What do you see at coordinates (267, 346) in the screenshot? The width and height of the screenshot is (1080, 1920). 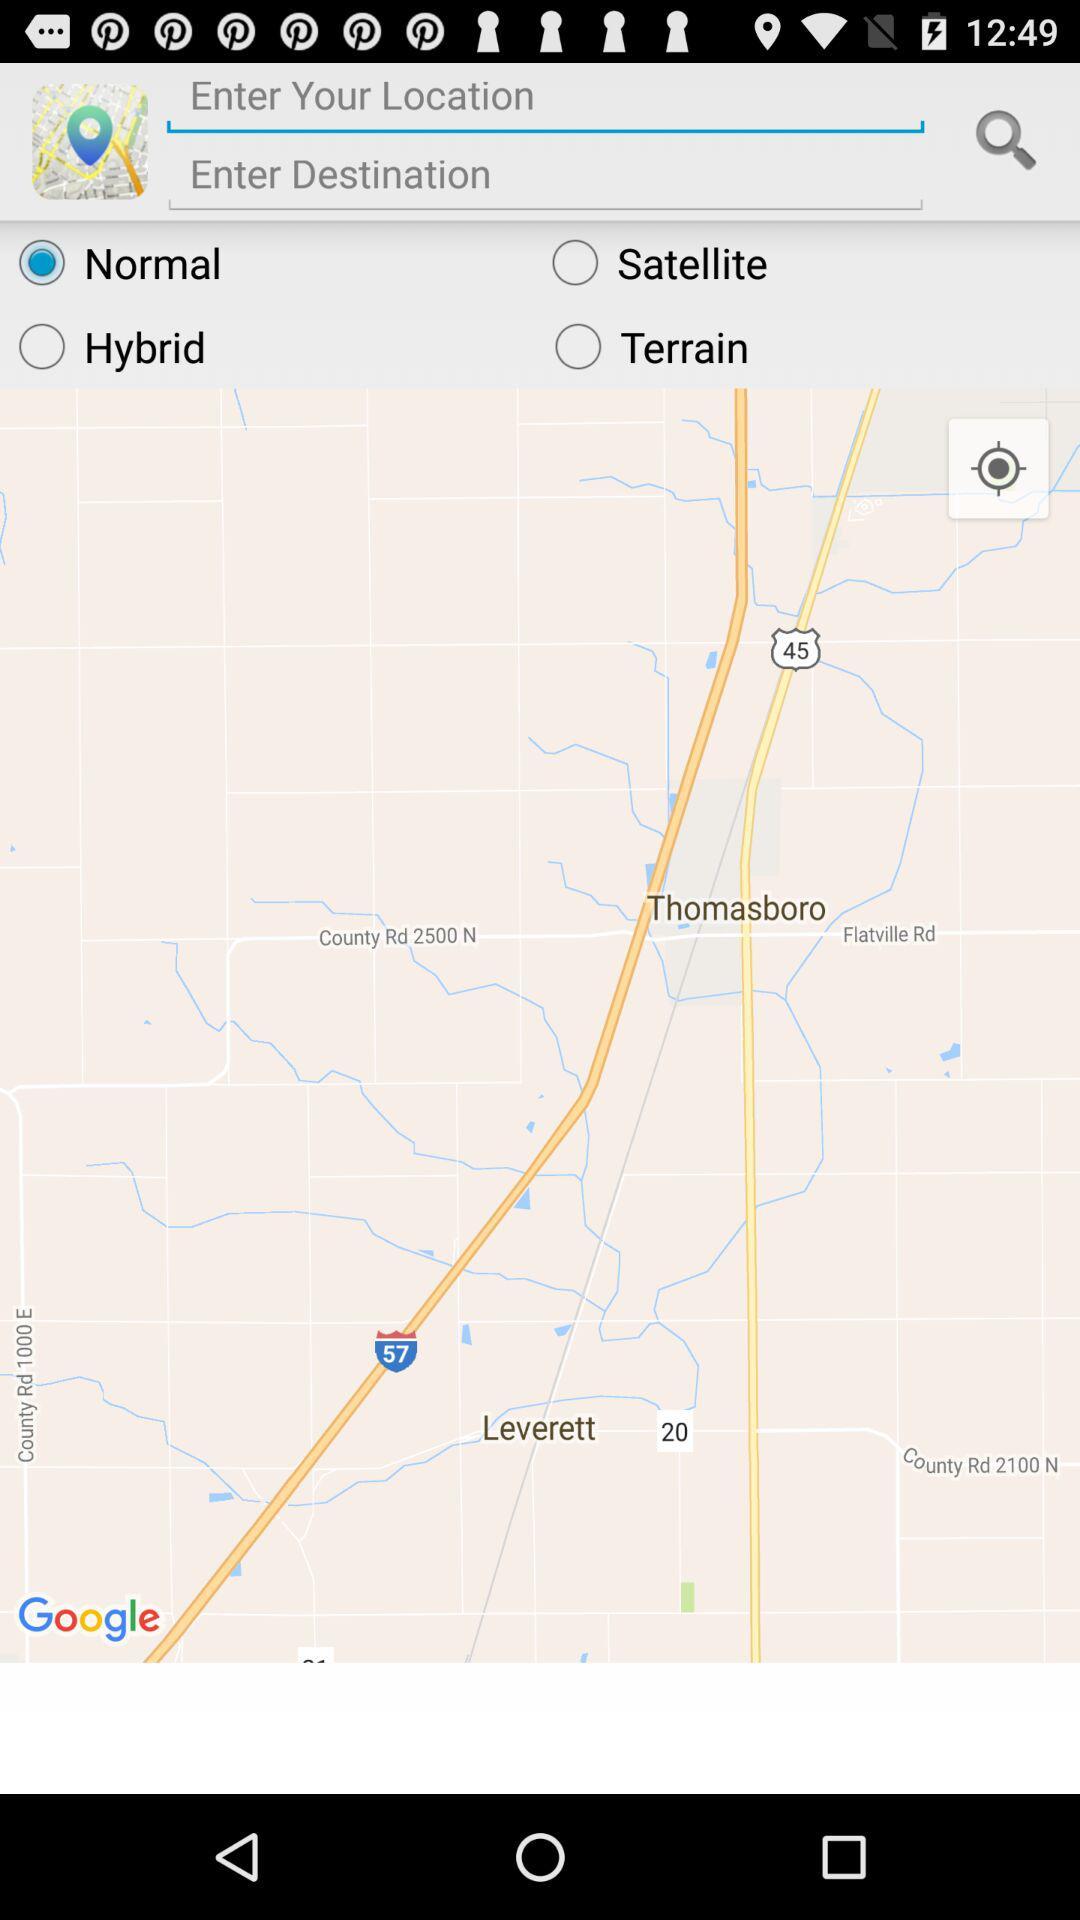 I see `the hybrid` at bounding box center [267, 346].